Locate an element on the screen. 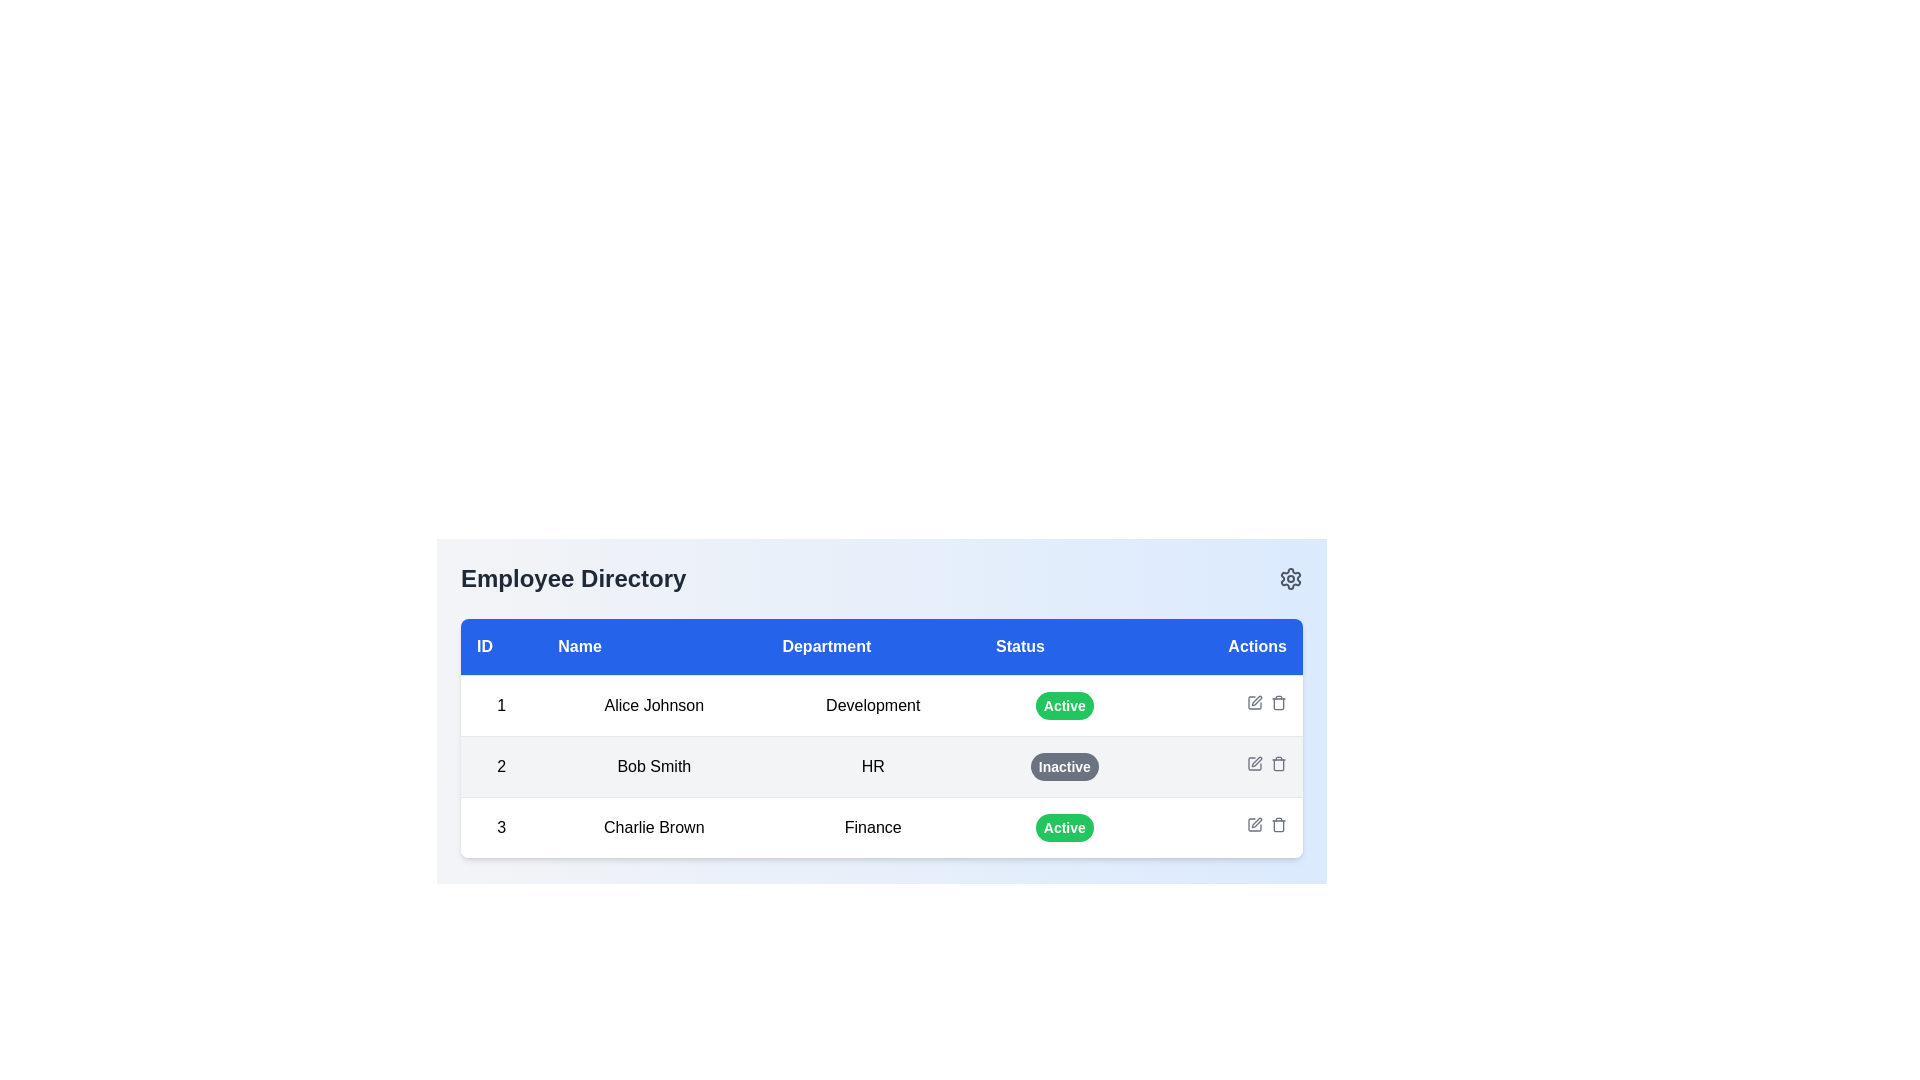 The image size is (1920, 1080). the text label 'Finance' in the 'Department' column of row 3, associated with employee 'Charlie Brown.' is located at coordinates (873, 827).